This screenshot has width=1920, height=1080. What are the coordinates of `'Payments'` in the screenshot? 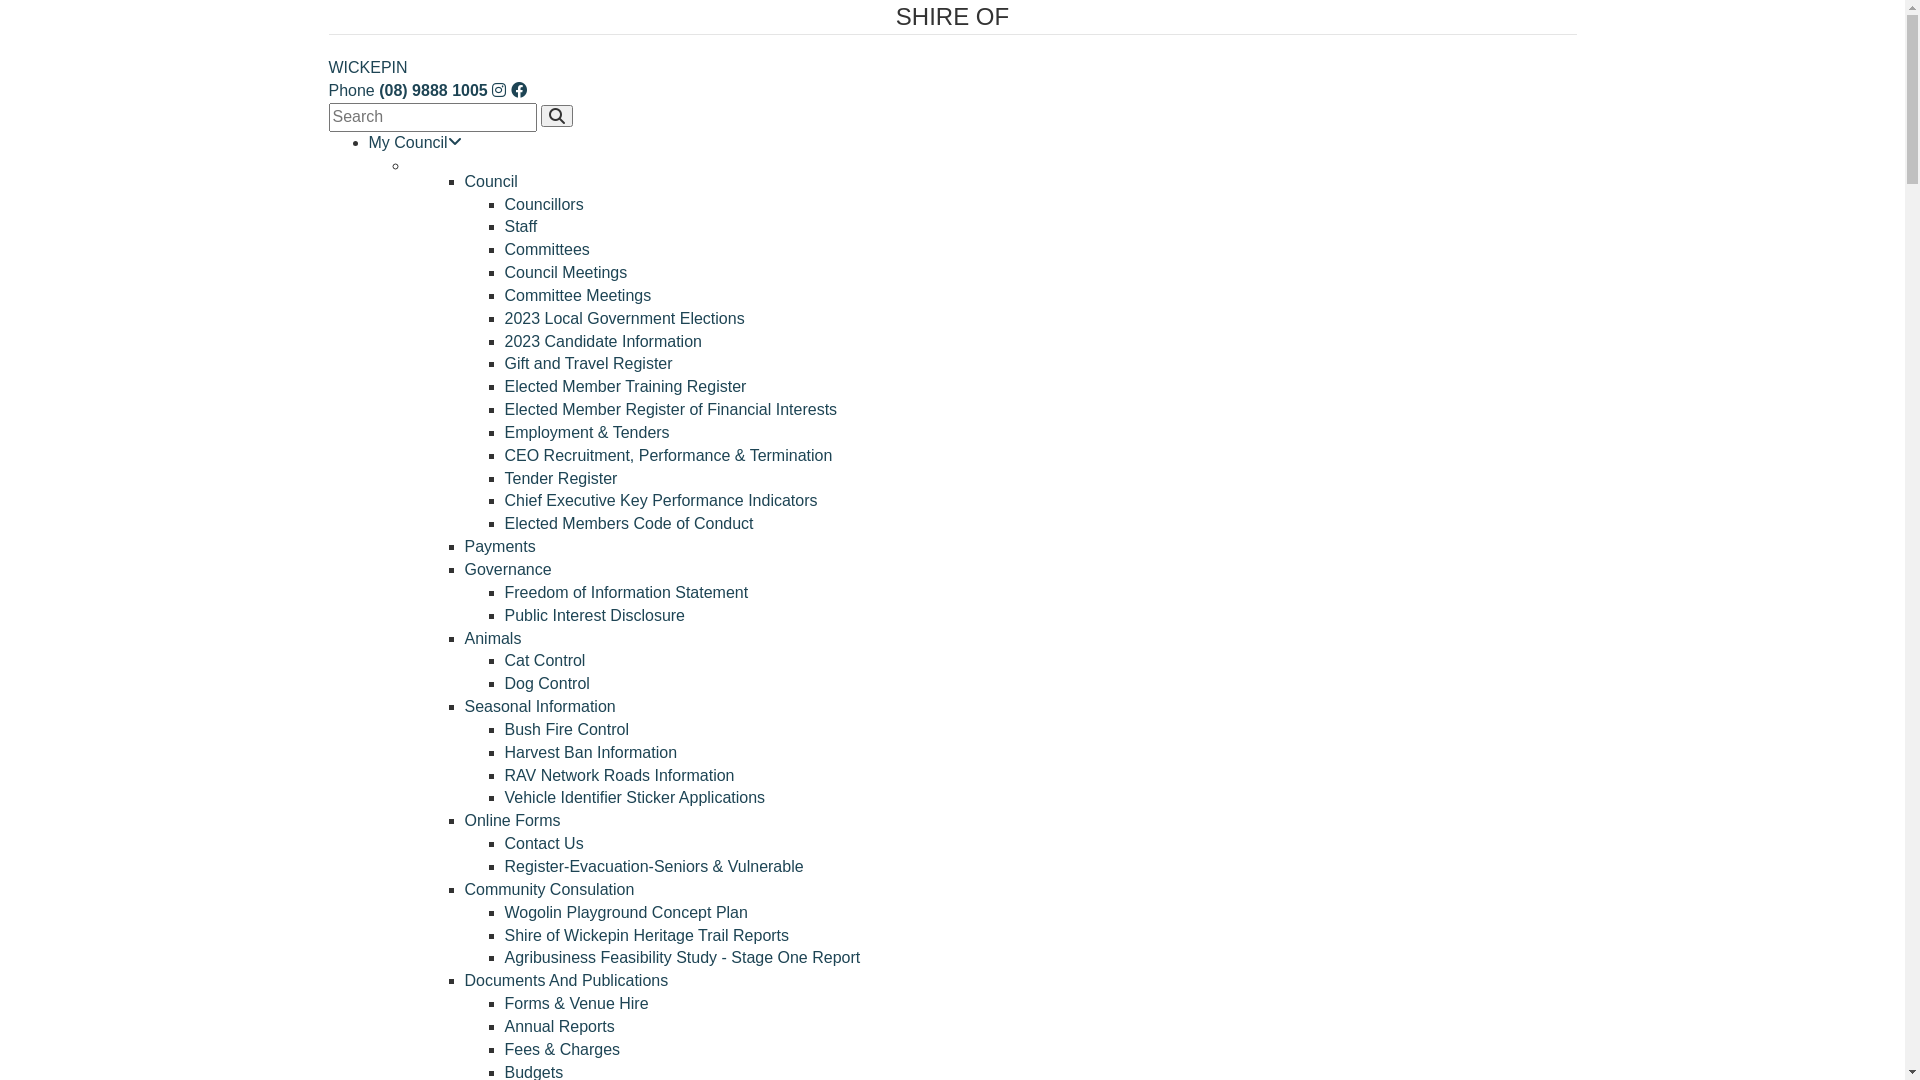 It's located at (499, 546).